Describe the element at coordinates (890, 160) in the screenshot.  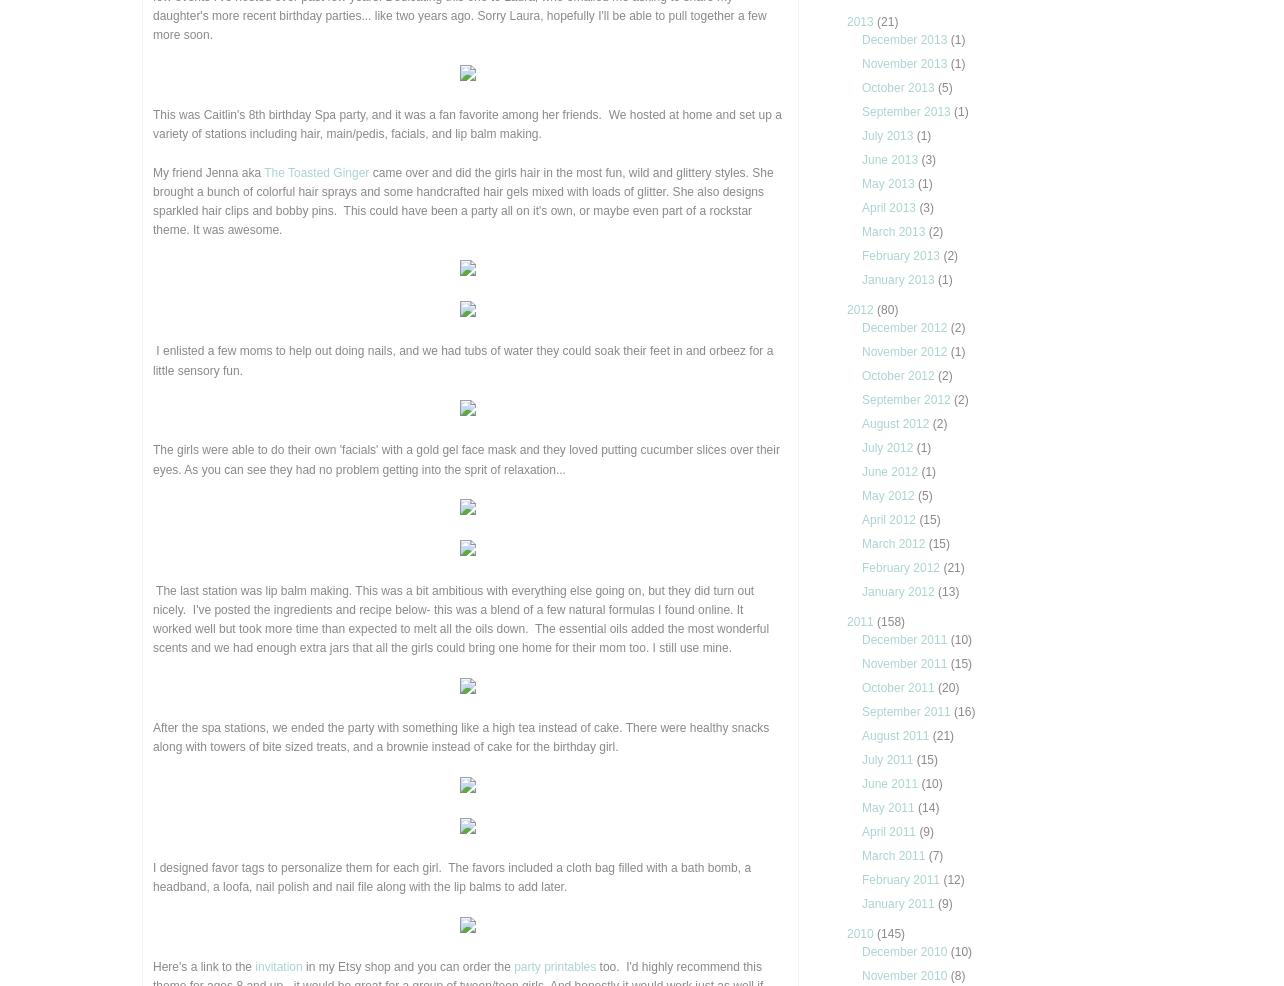
I see `'June 2013'` at that location.